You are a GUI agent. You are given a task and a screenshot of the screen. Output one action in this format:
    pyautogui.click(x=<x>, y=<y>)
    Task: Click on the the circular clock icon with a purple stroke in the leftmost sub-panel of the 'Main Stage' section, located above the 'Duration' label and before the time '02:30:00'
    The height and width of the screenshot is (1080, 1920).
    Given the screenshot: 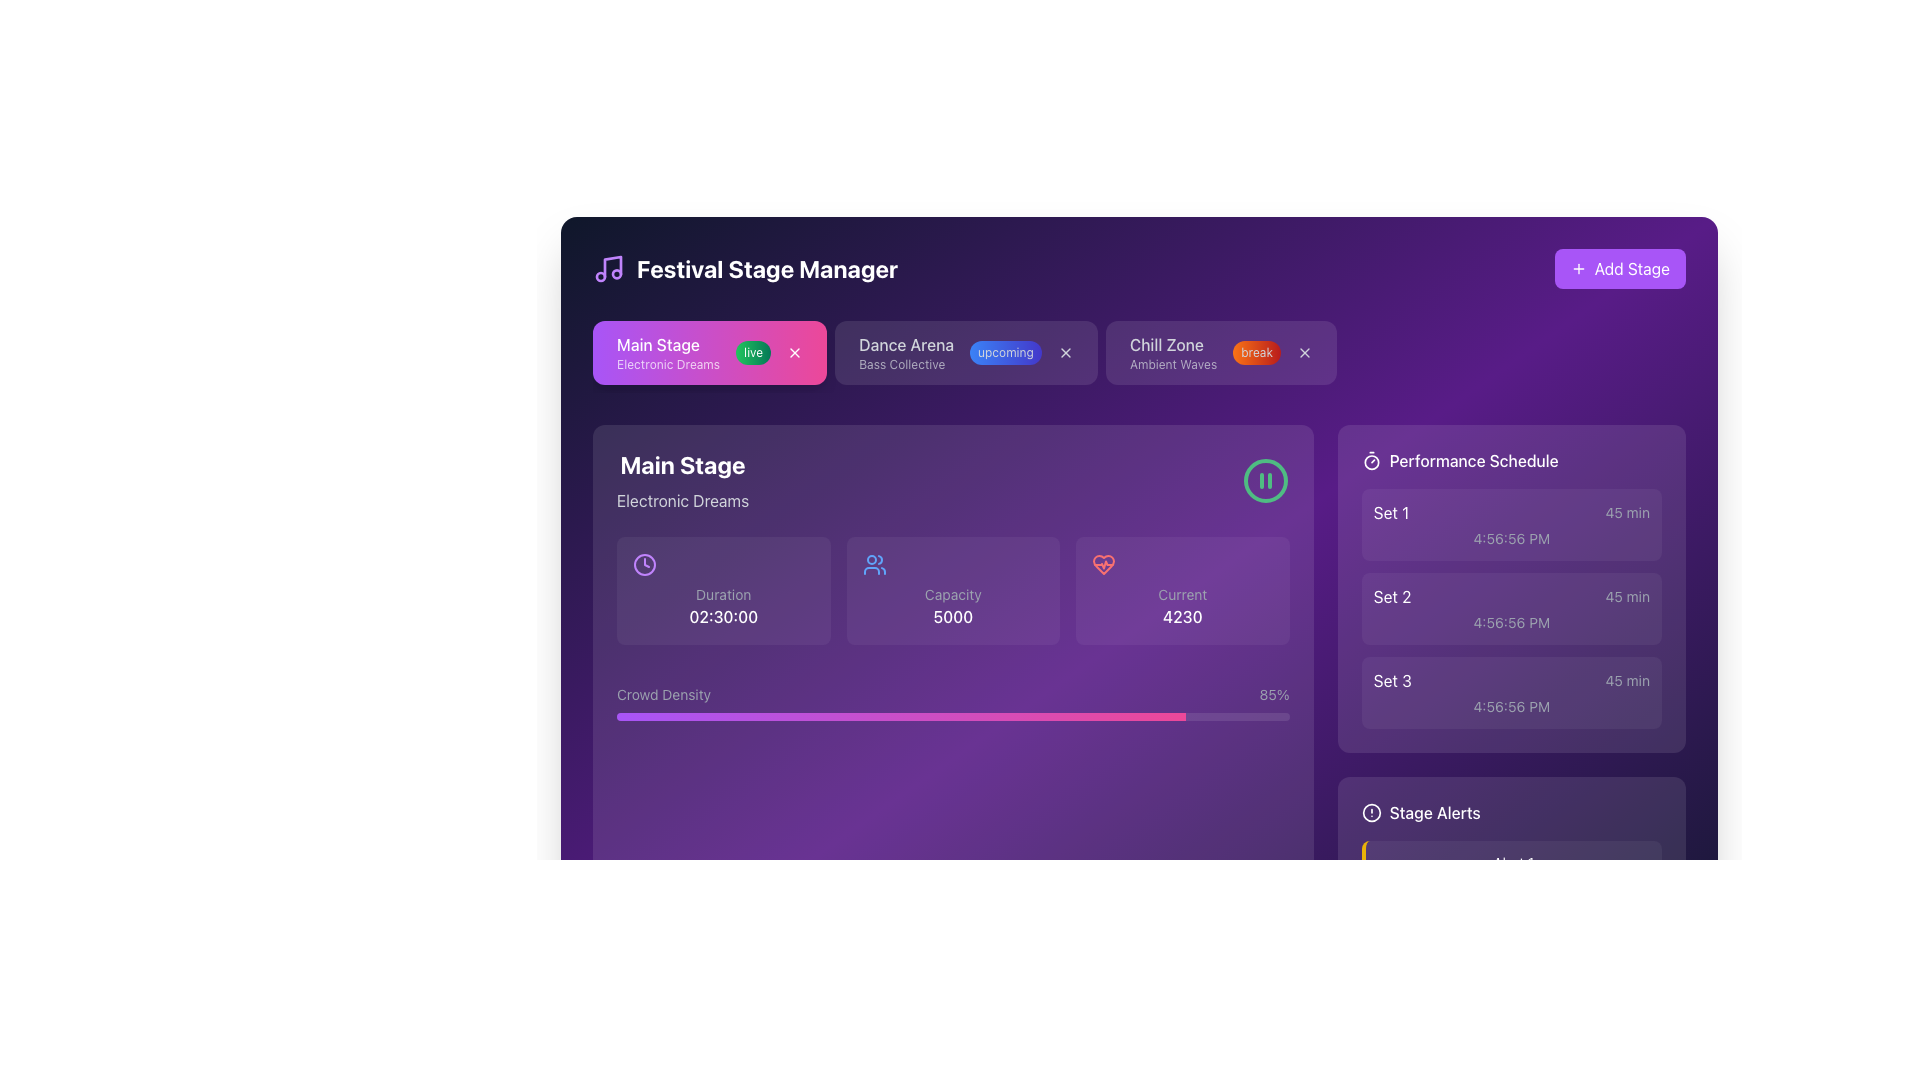 What is the action you would take?
    pyautogui.click(x=644, y=564)
    